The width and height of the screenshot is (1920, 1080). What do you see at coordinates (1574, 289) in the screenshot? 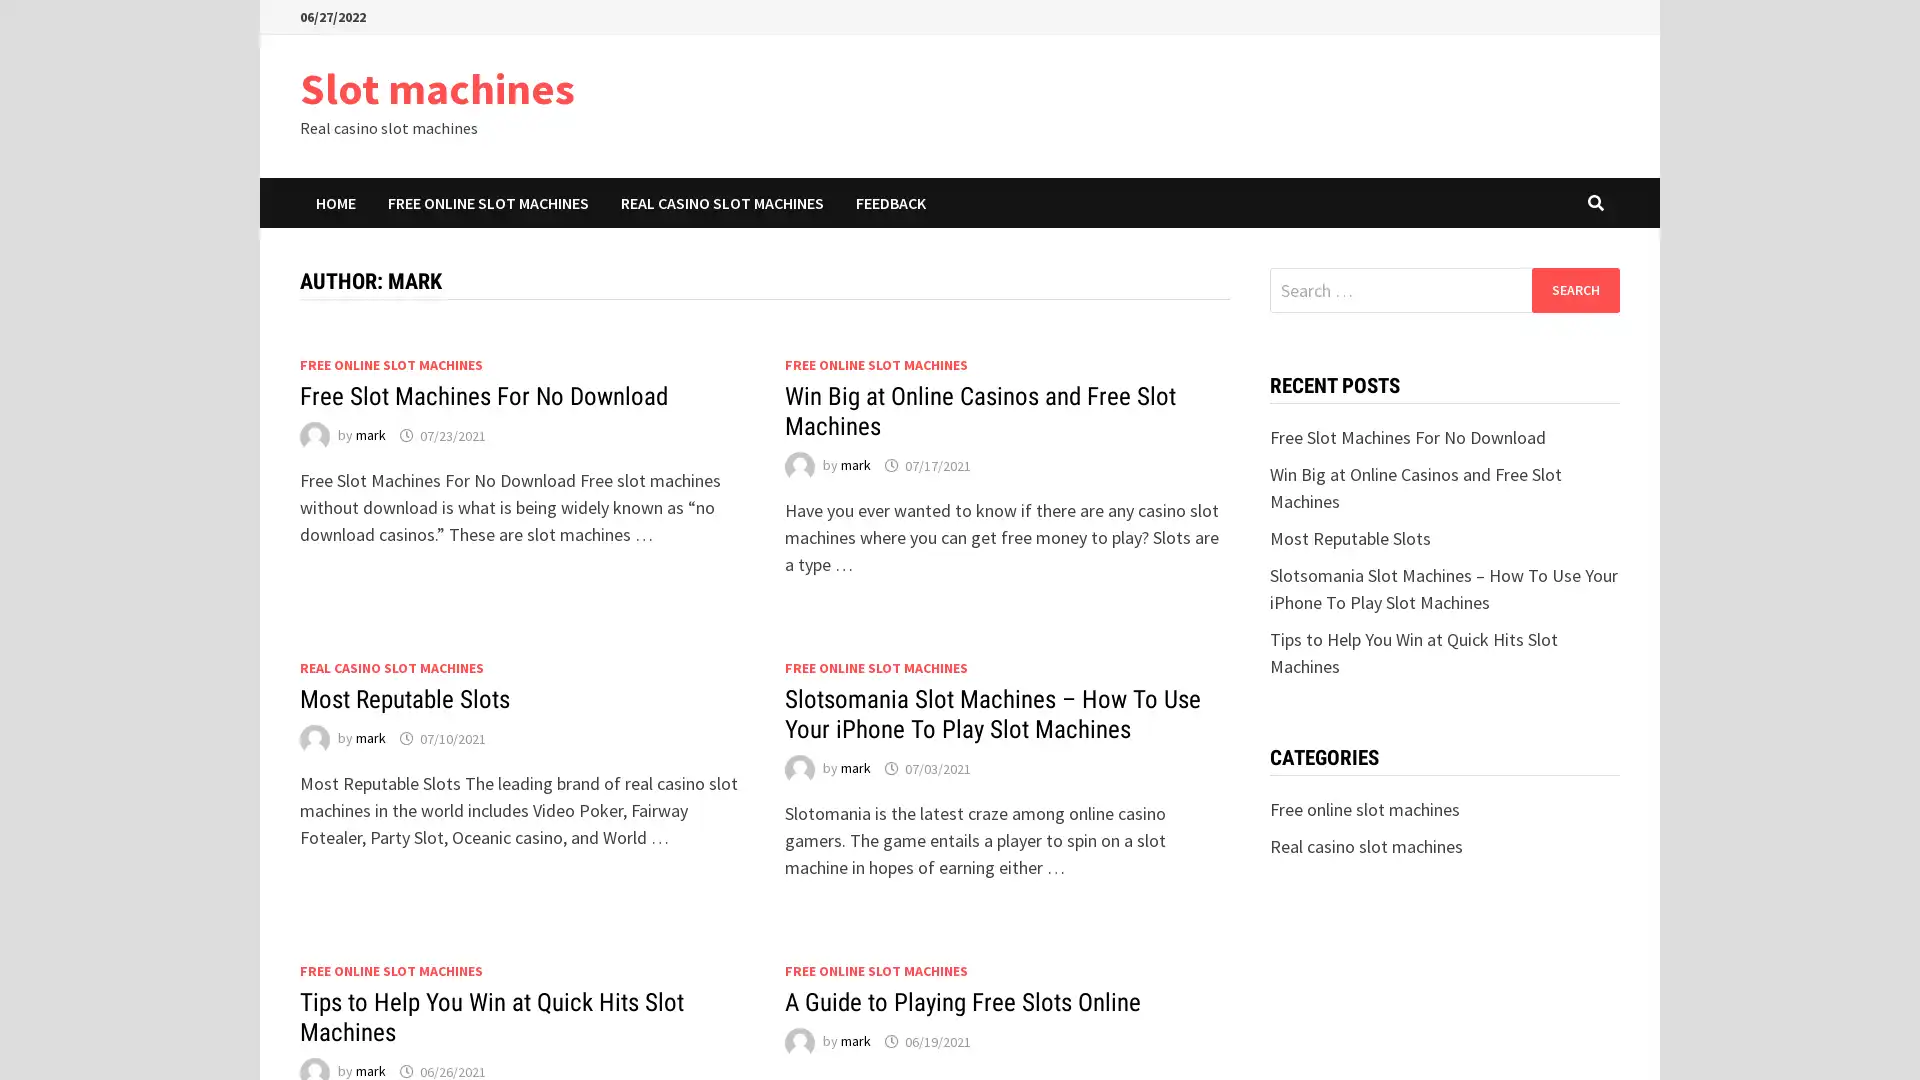
I see `Search` at bounding box center [1574, 289].